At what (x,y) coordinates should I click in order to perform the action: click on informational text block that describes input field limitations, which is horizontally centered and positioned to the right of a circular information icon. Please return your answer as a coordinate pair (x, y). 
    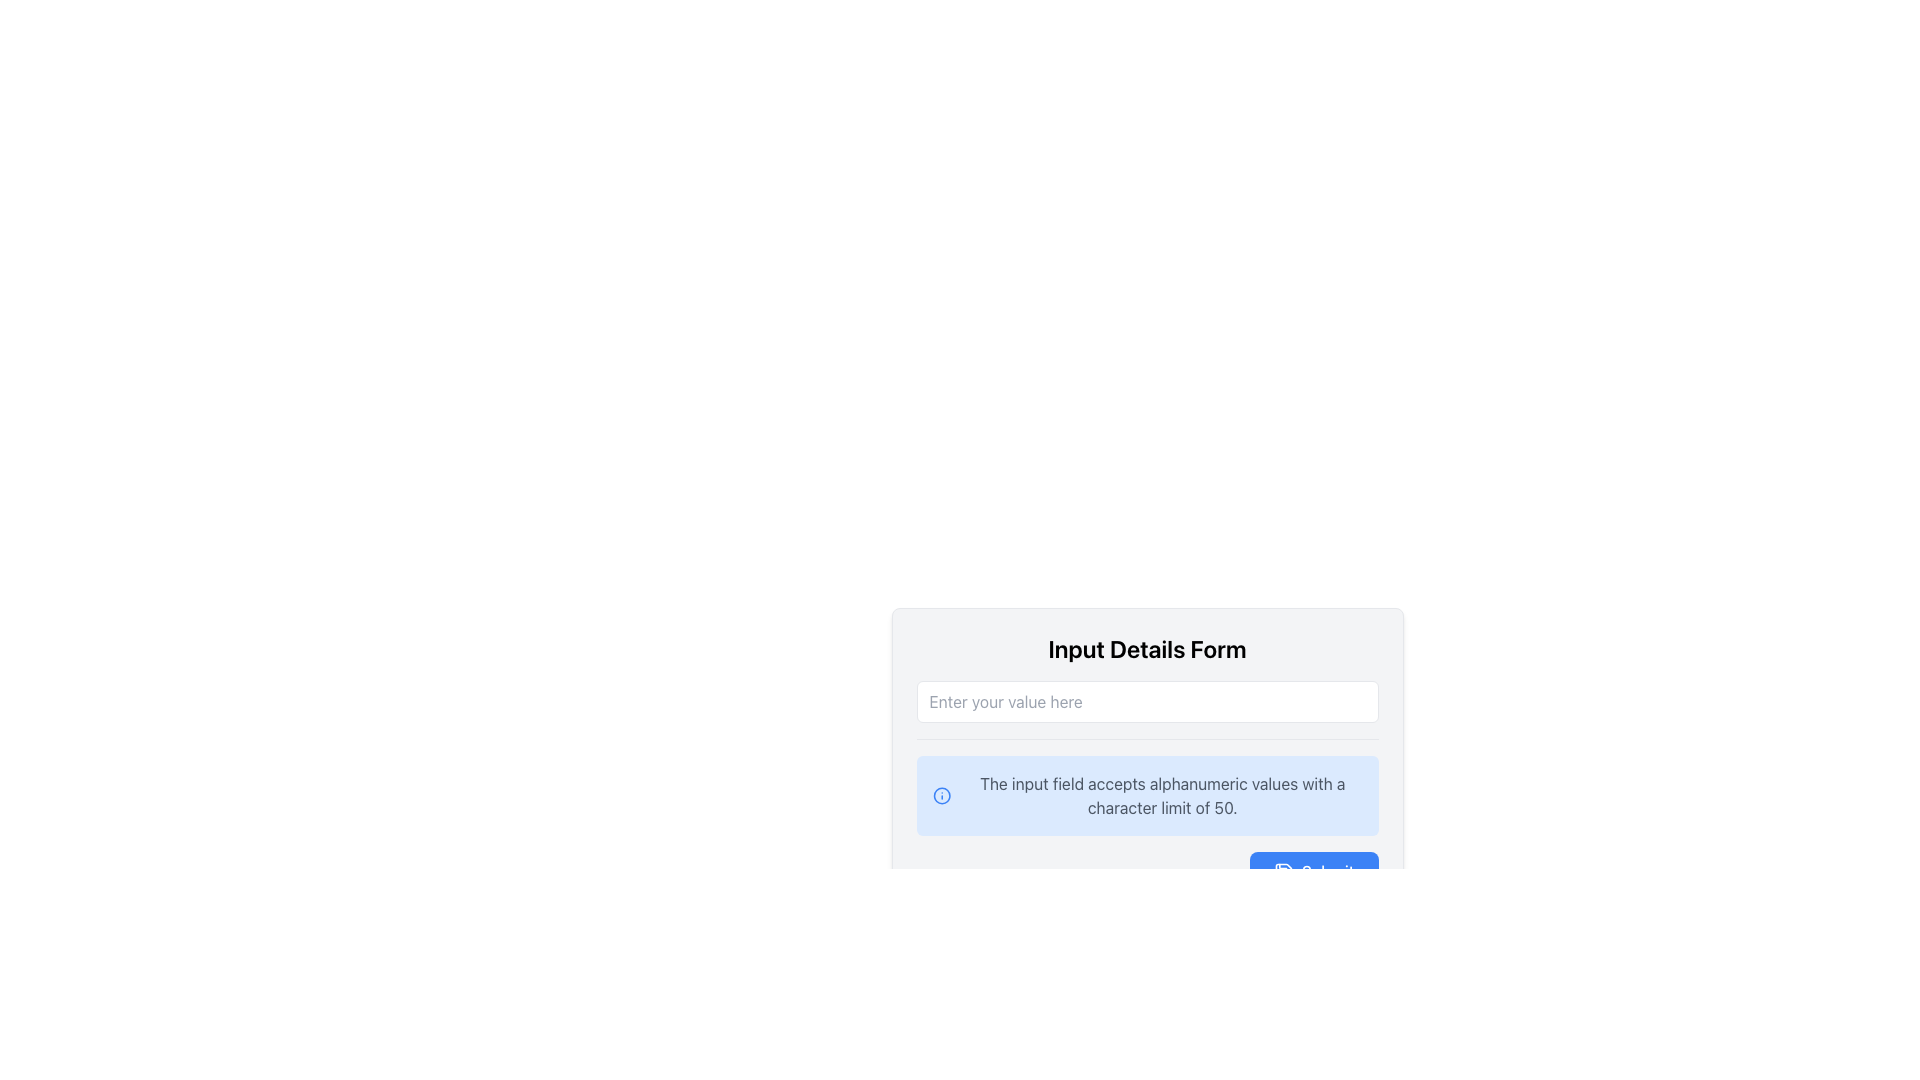
    Looking at the image, I should click on (1162, 794).